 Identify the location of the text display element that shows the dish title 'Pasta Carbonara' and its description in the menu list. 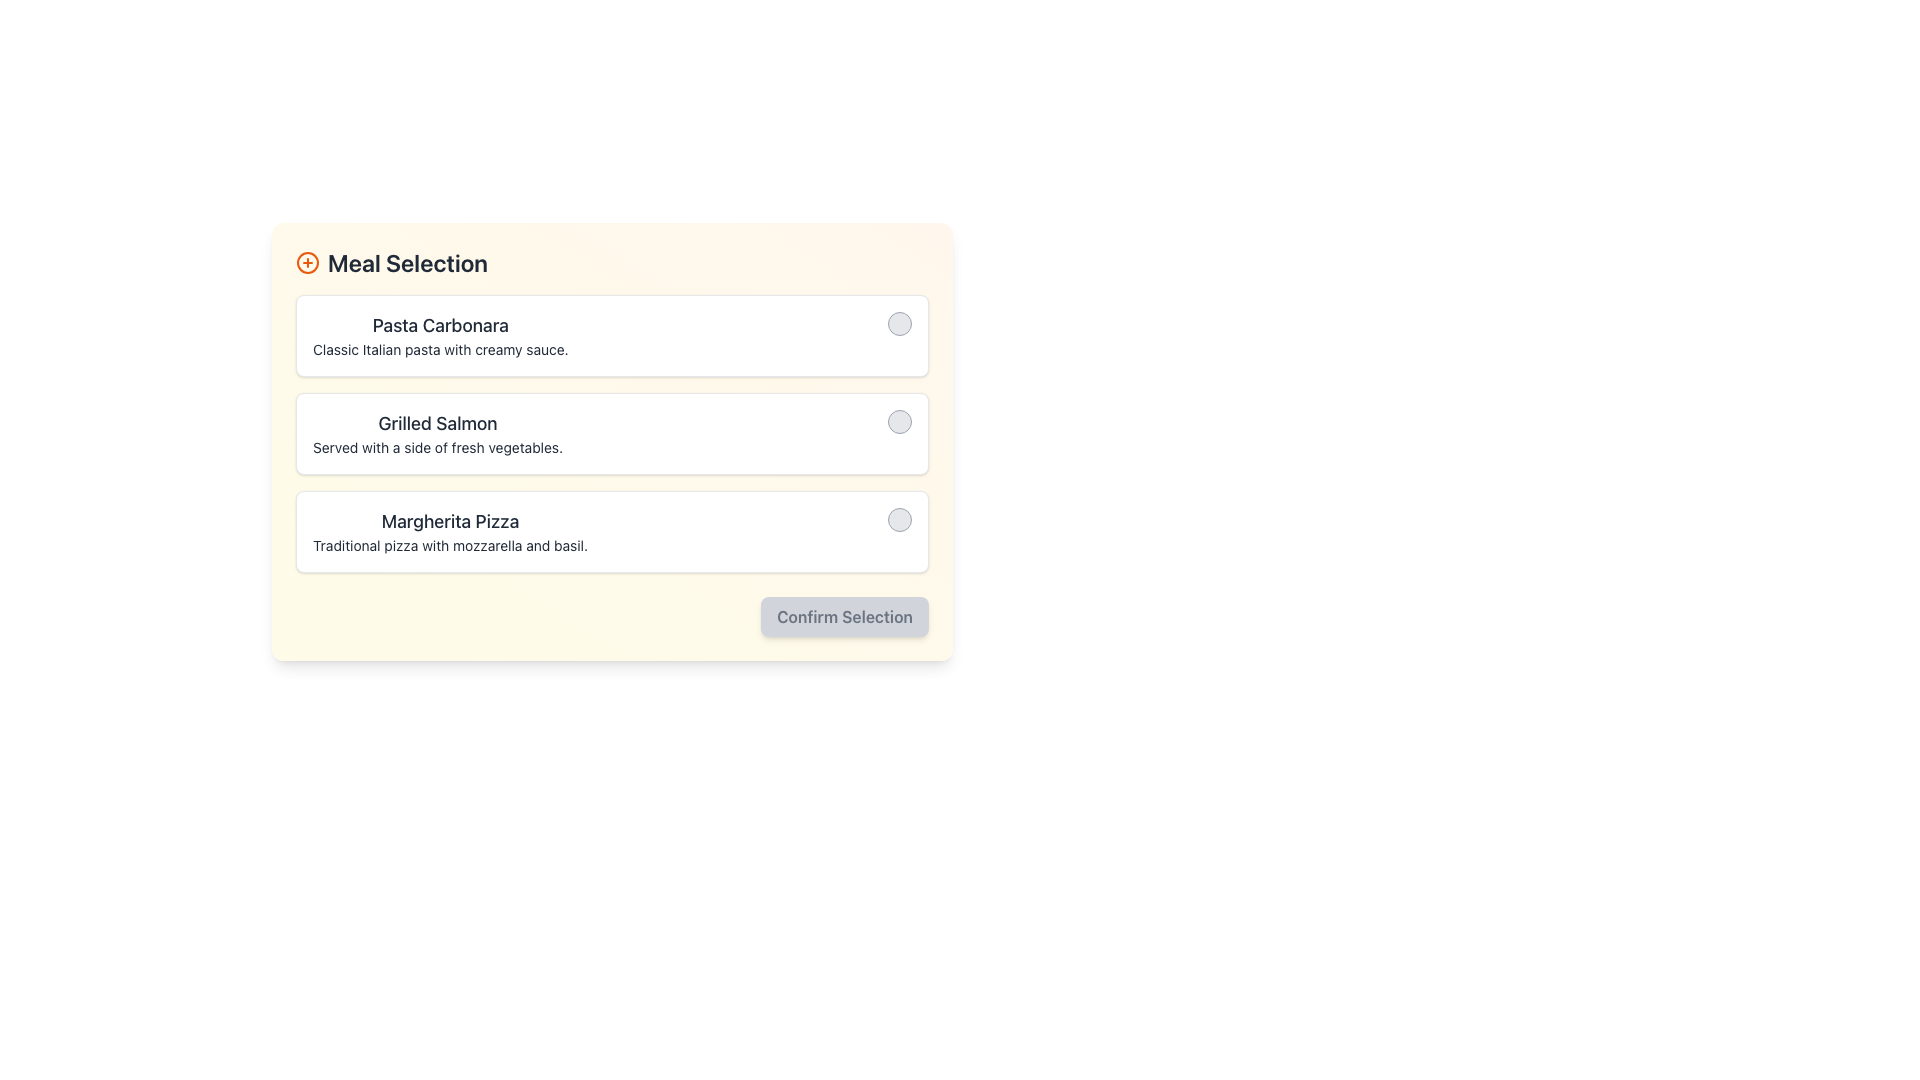
(439, 334).